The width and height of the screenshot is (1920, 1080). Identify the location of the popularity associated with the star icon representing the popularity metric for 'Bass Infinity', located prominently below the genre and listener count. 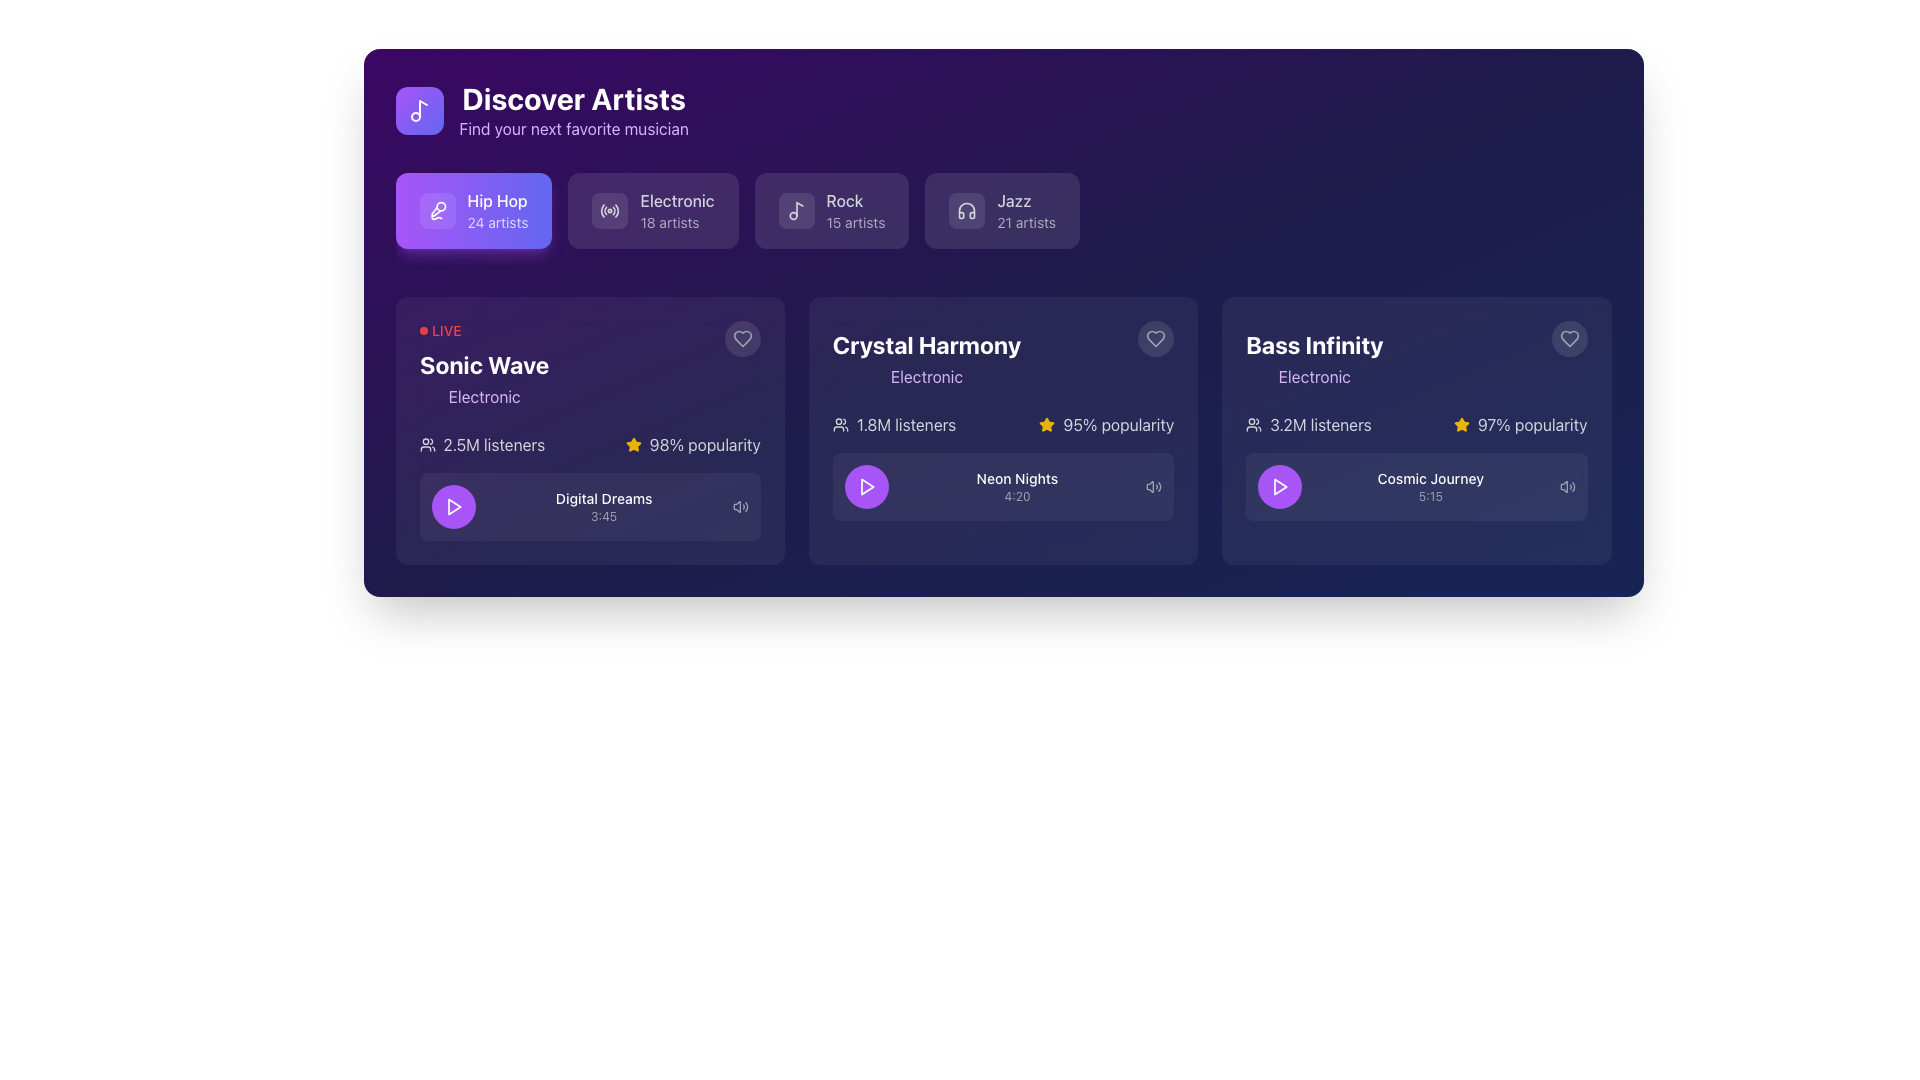
(1461, 423).